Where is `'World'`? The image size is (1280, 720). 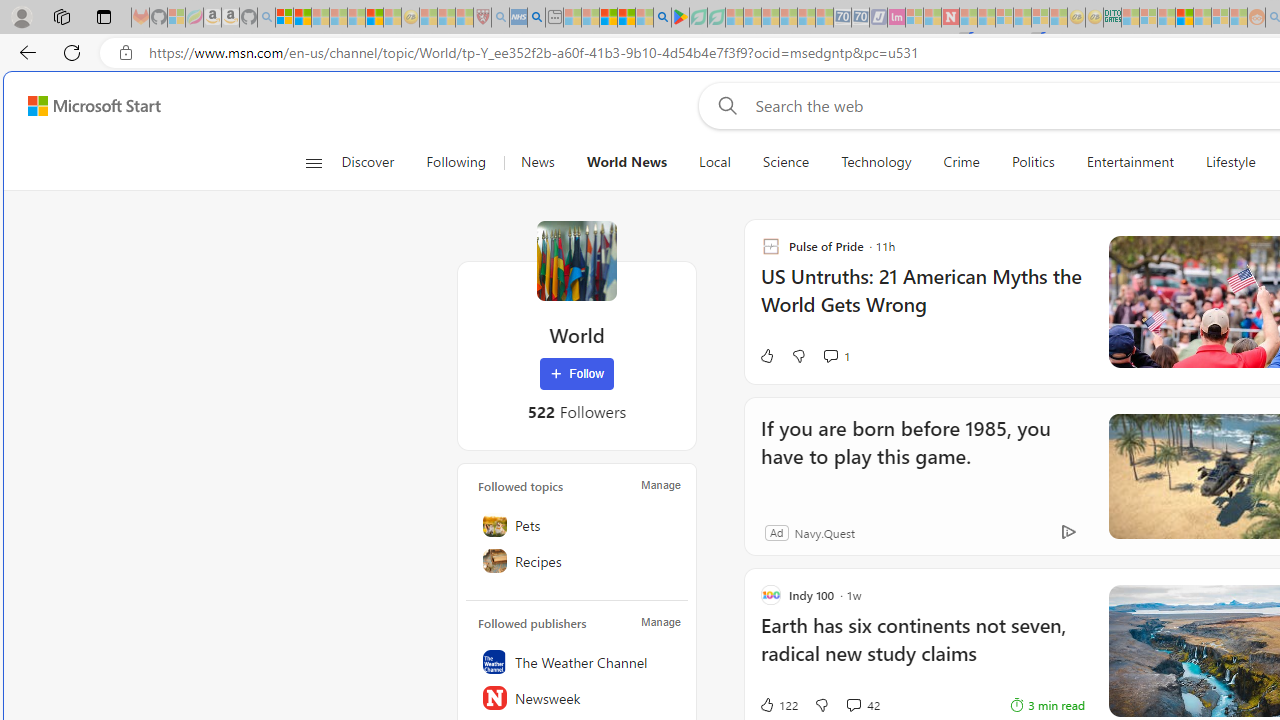
'World' is located at coordinates (576, 260).